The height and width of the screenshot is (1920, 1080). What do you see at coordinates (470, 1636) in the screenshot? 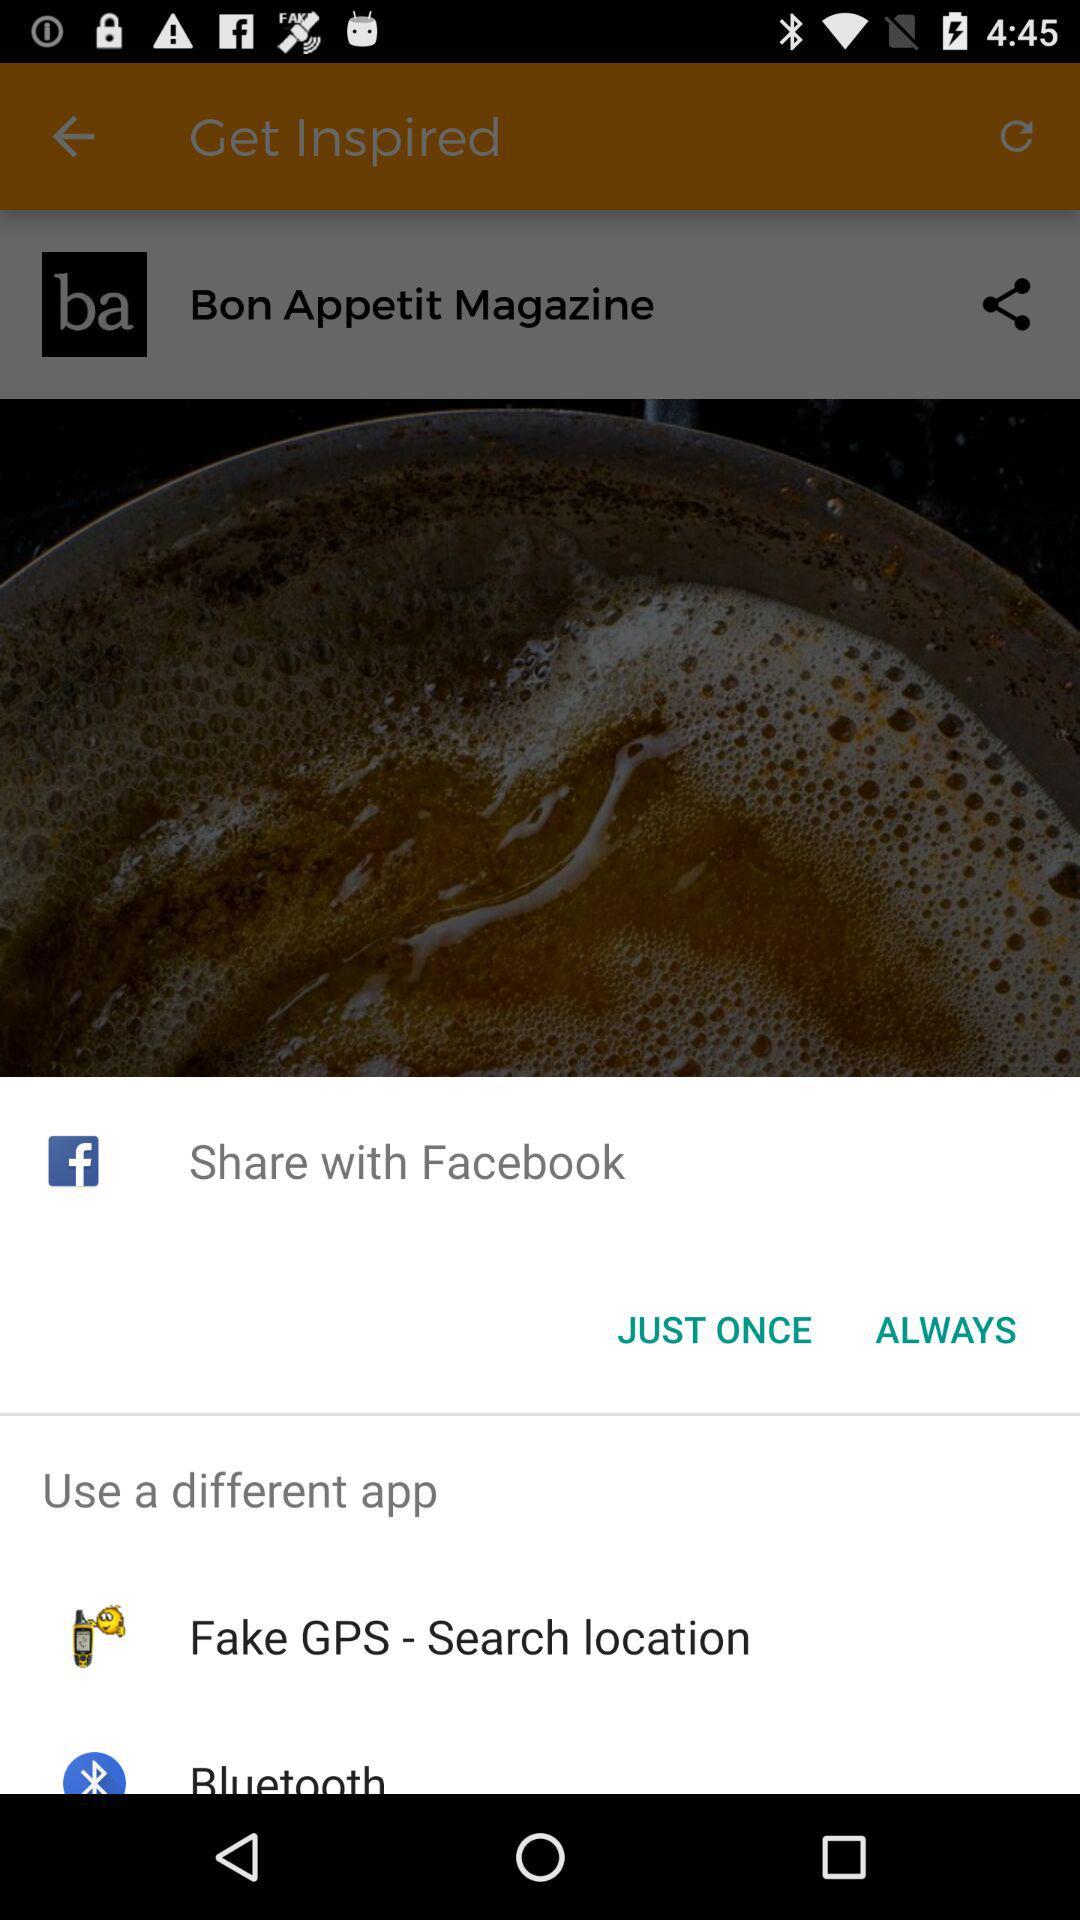
I see `item above bluetooth` at bounding box center [470, 1636].